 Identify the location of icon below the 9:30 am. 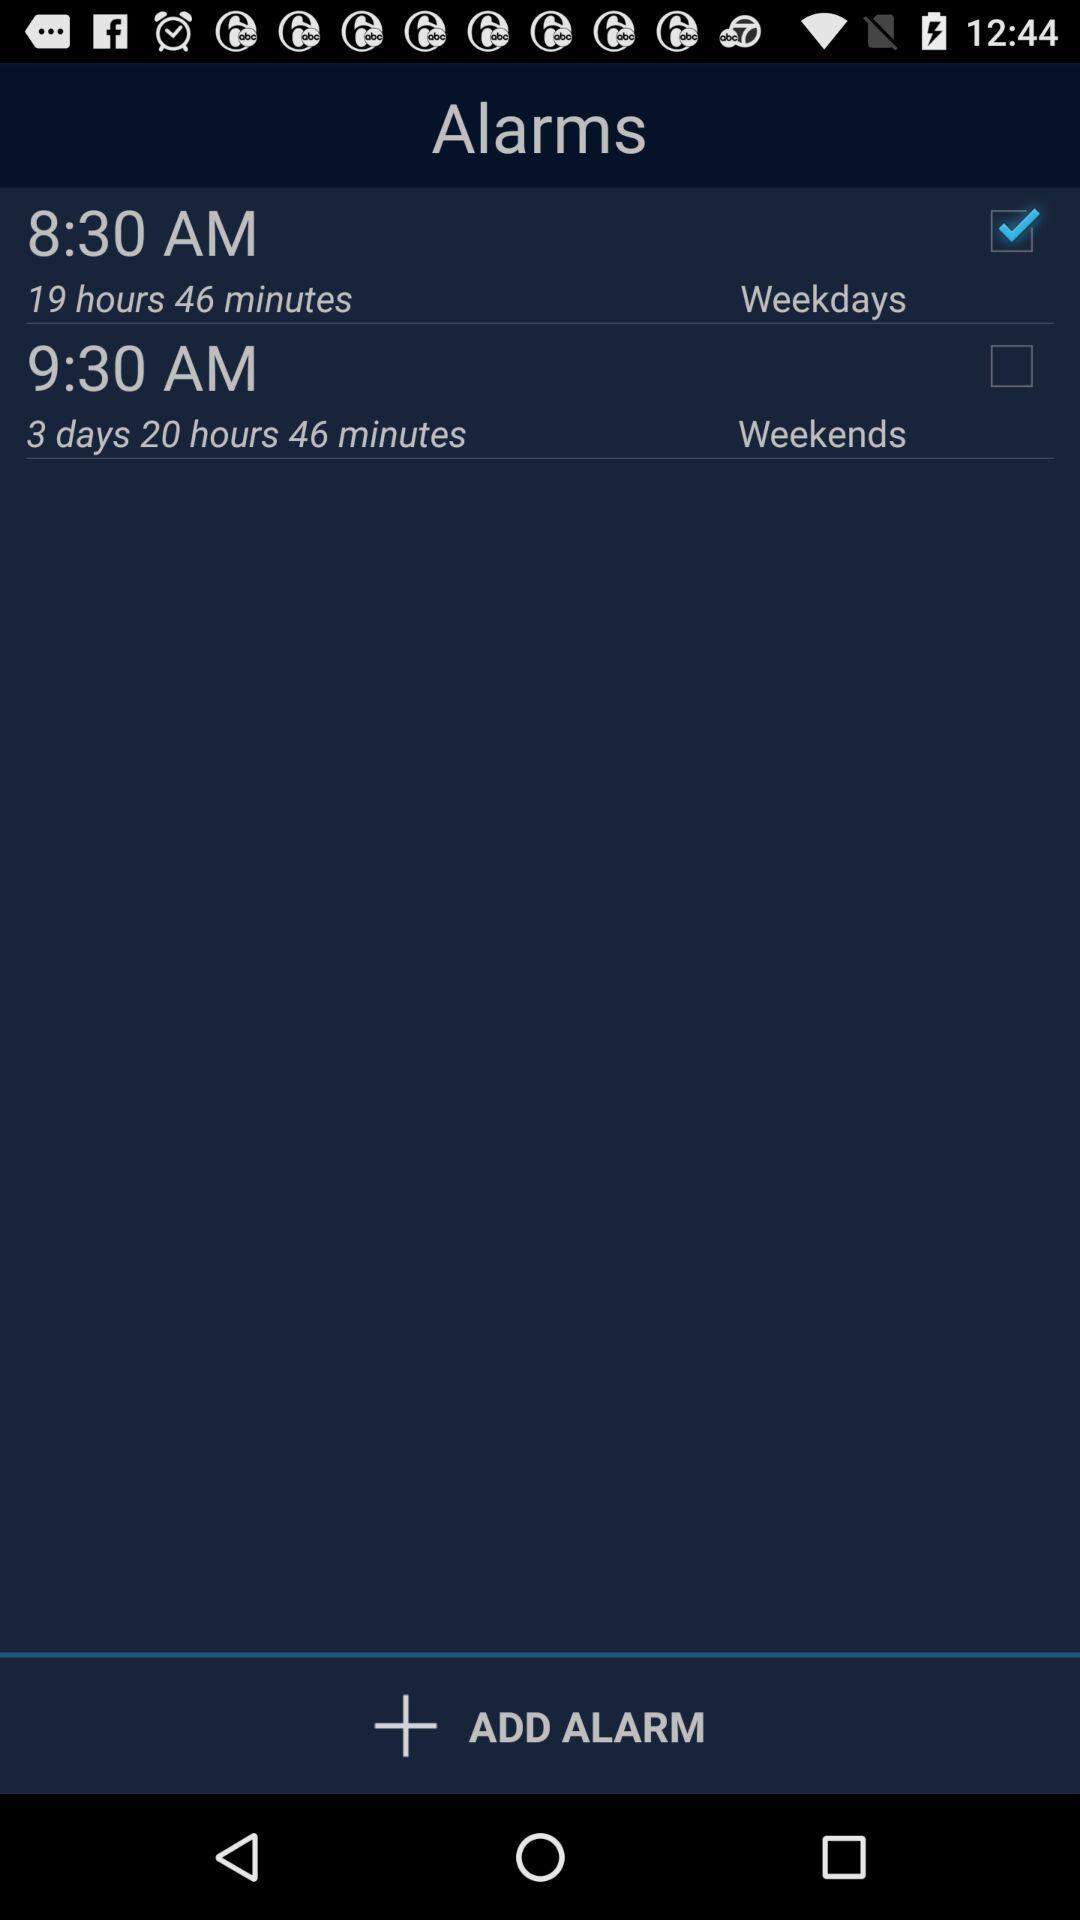
(382, 431).